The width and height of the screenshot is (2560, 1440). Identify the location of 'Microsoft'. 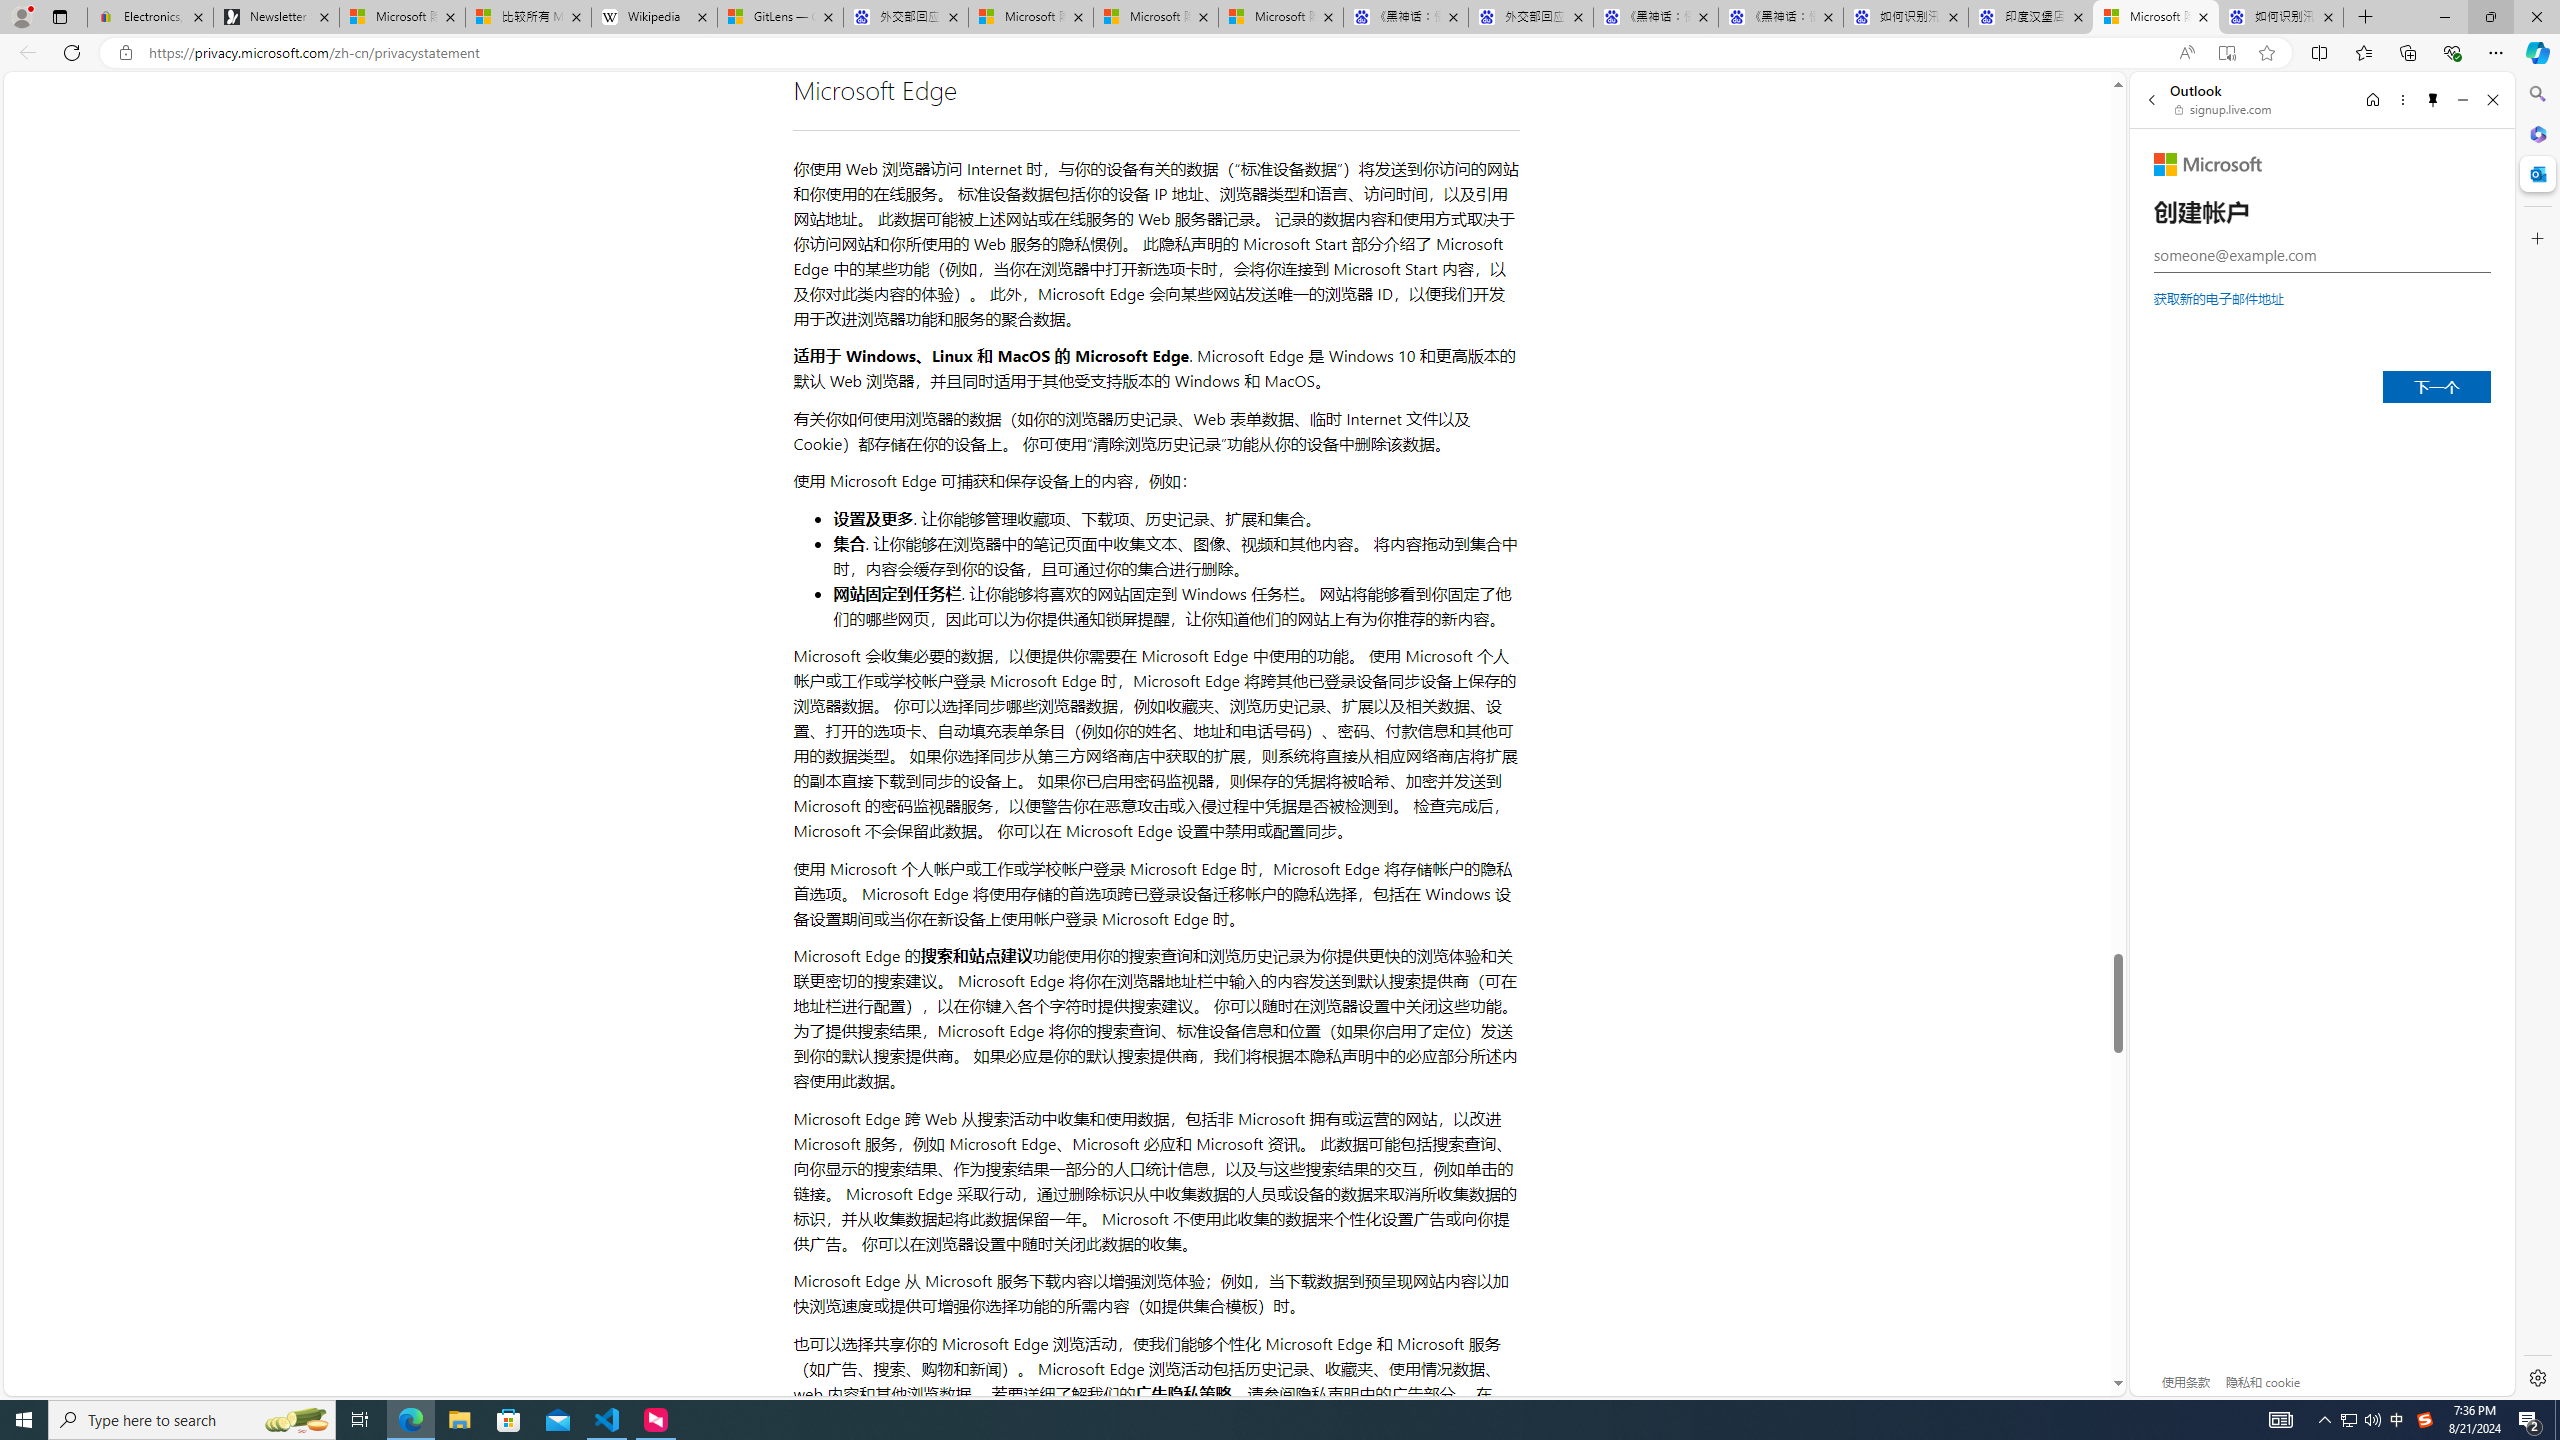
(2208, 164).